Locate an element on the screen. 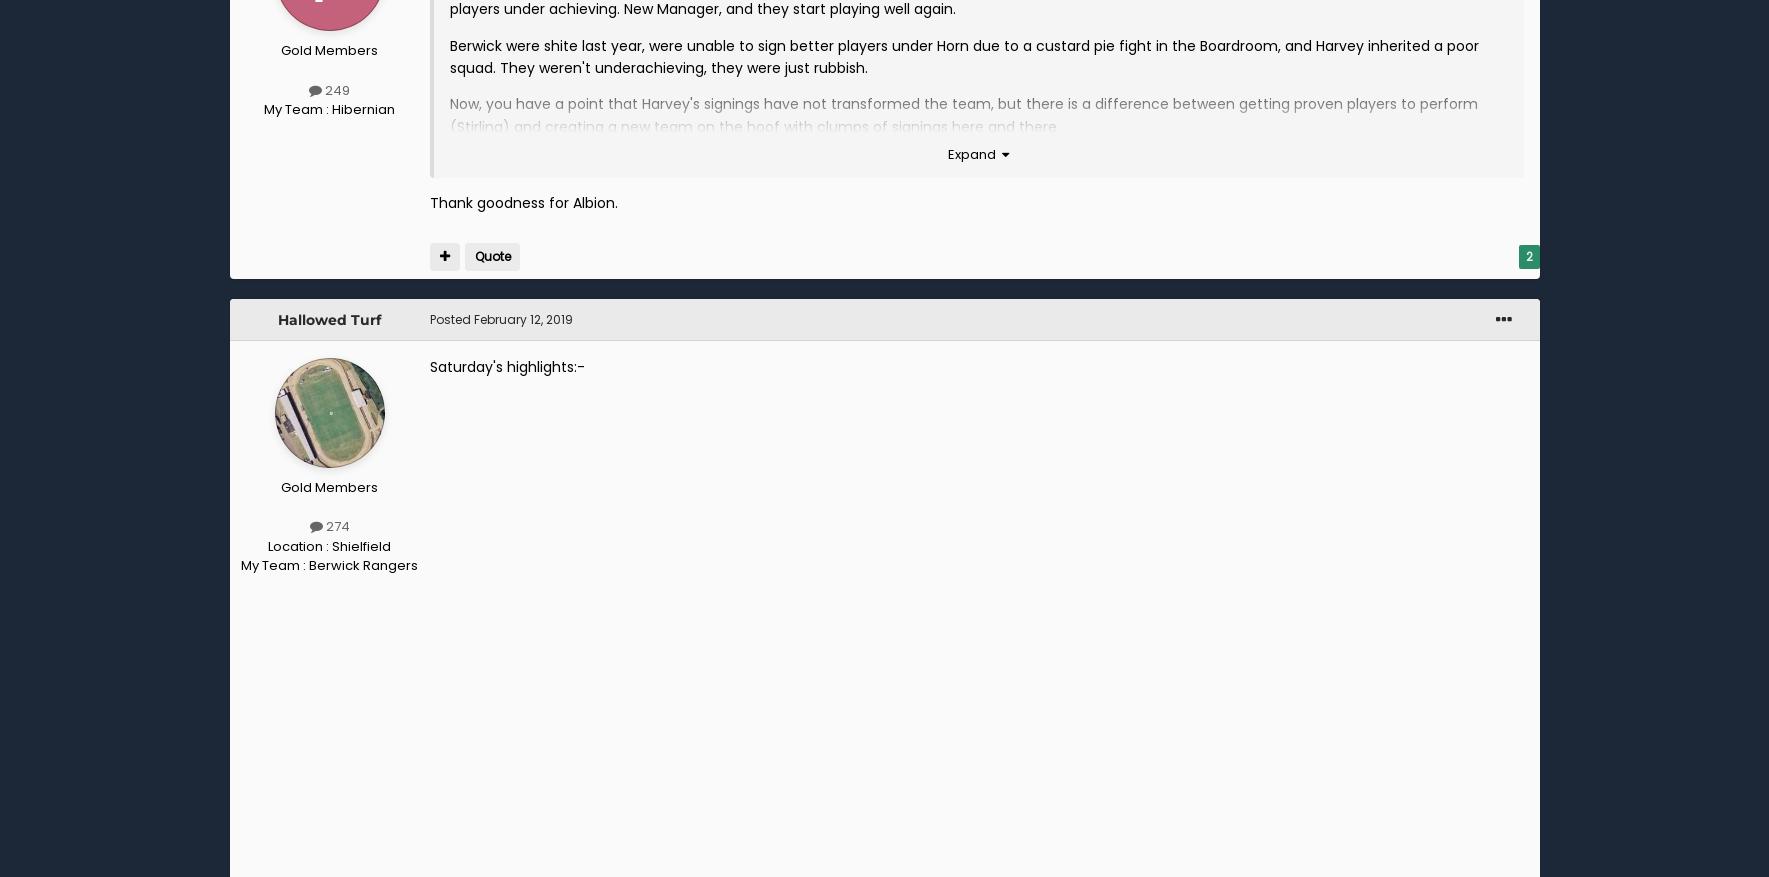 The height and width of the screenshot is (877, 1769). 'Shielfield' is located at coordinates (360, 545).